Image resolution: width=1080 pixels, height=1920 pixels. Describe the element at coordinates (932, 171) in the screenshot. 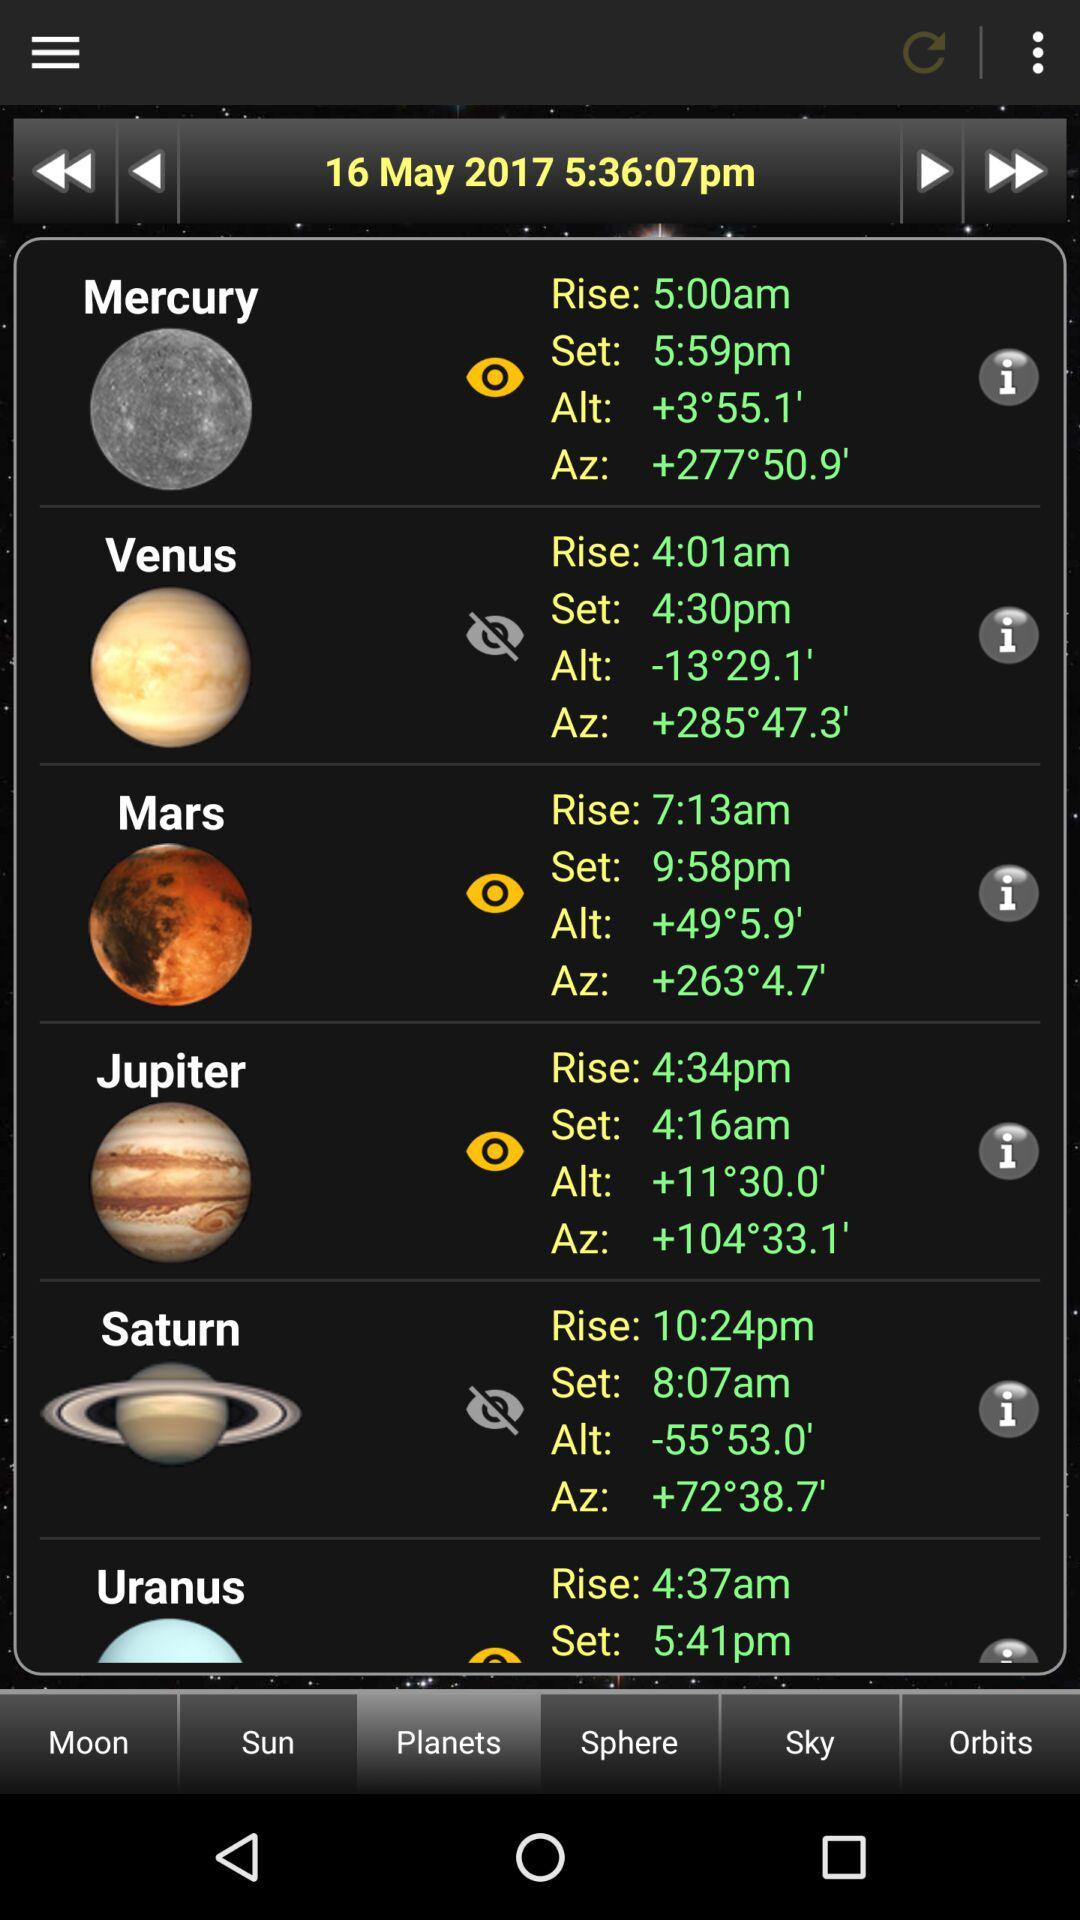

I see `shows play icon` at that location.